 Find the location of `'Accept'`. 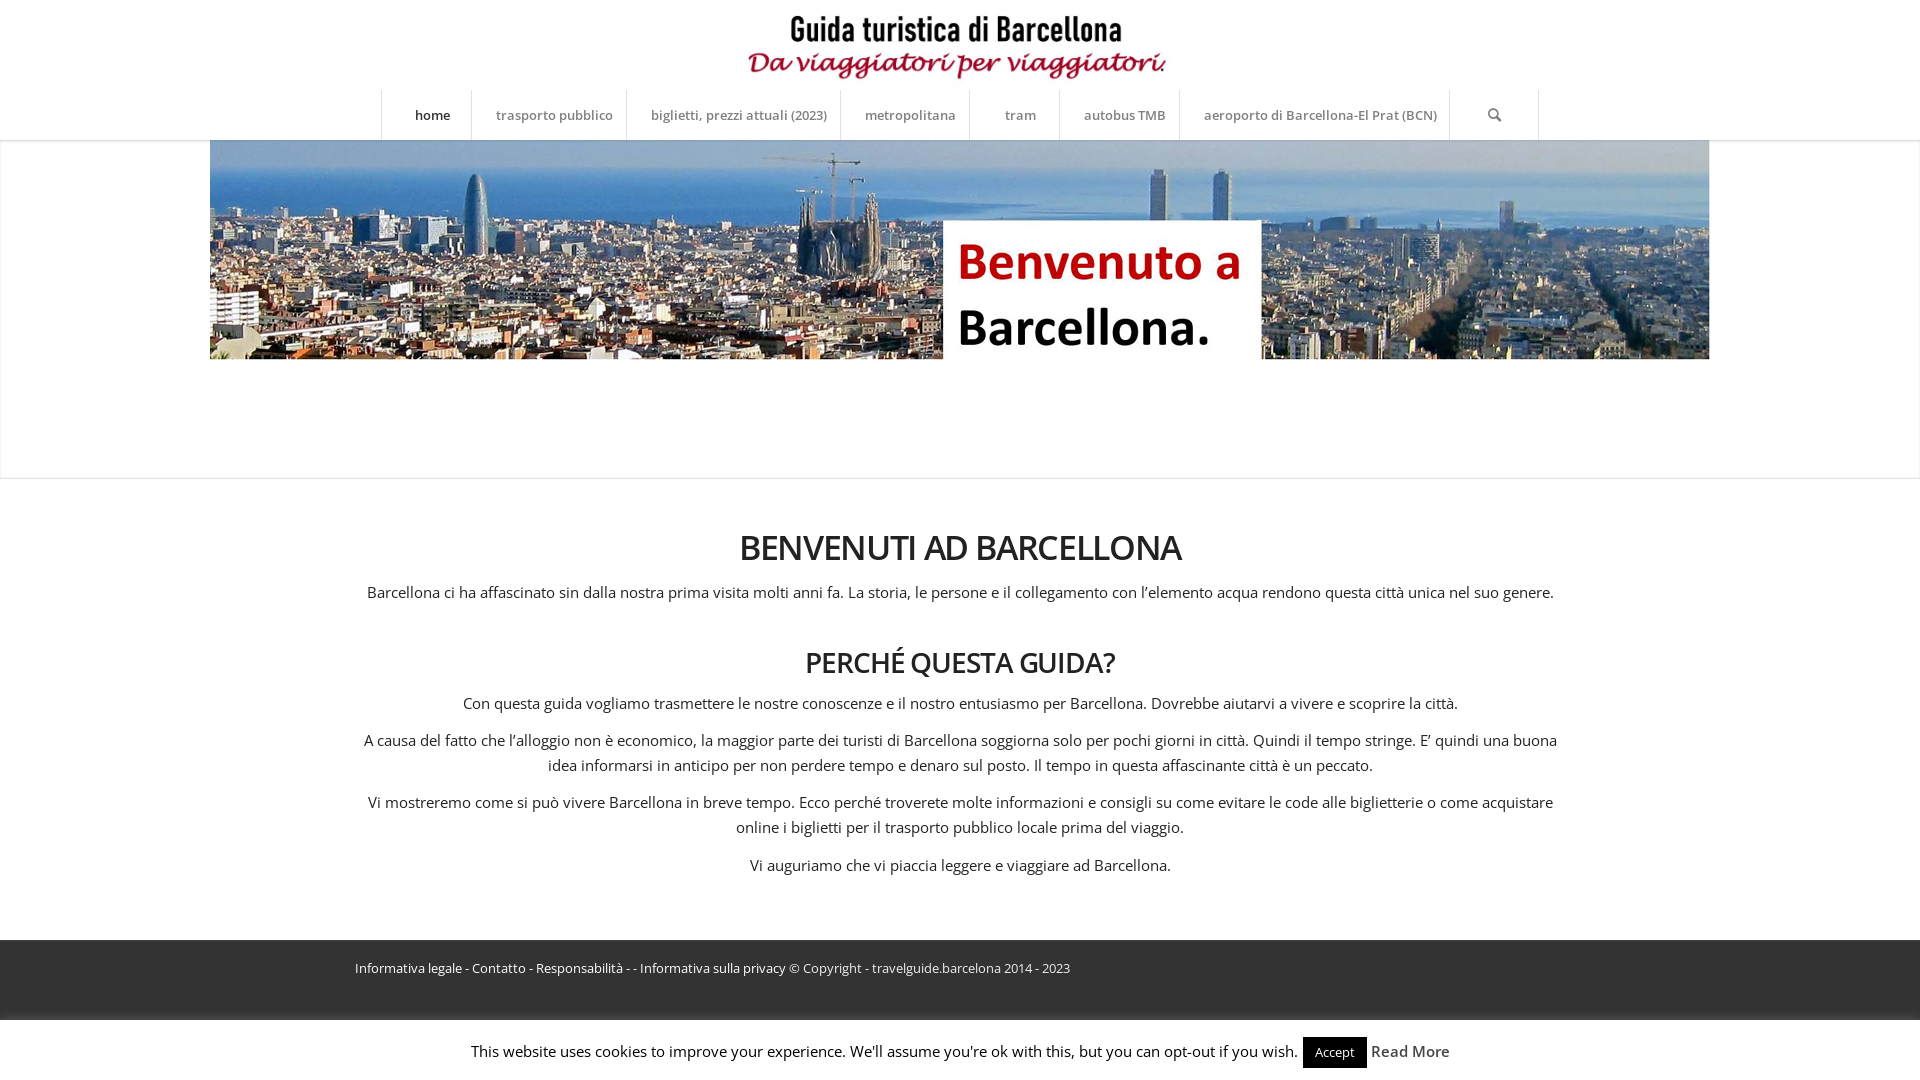

'Accept' is located at coordinates (1334, 1051).